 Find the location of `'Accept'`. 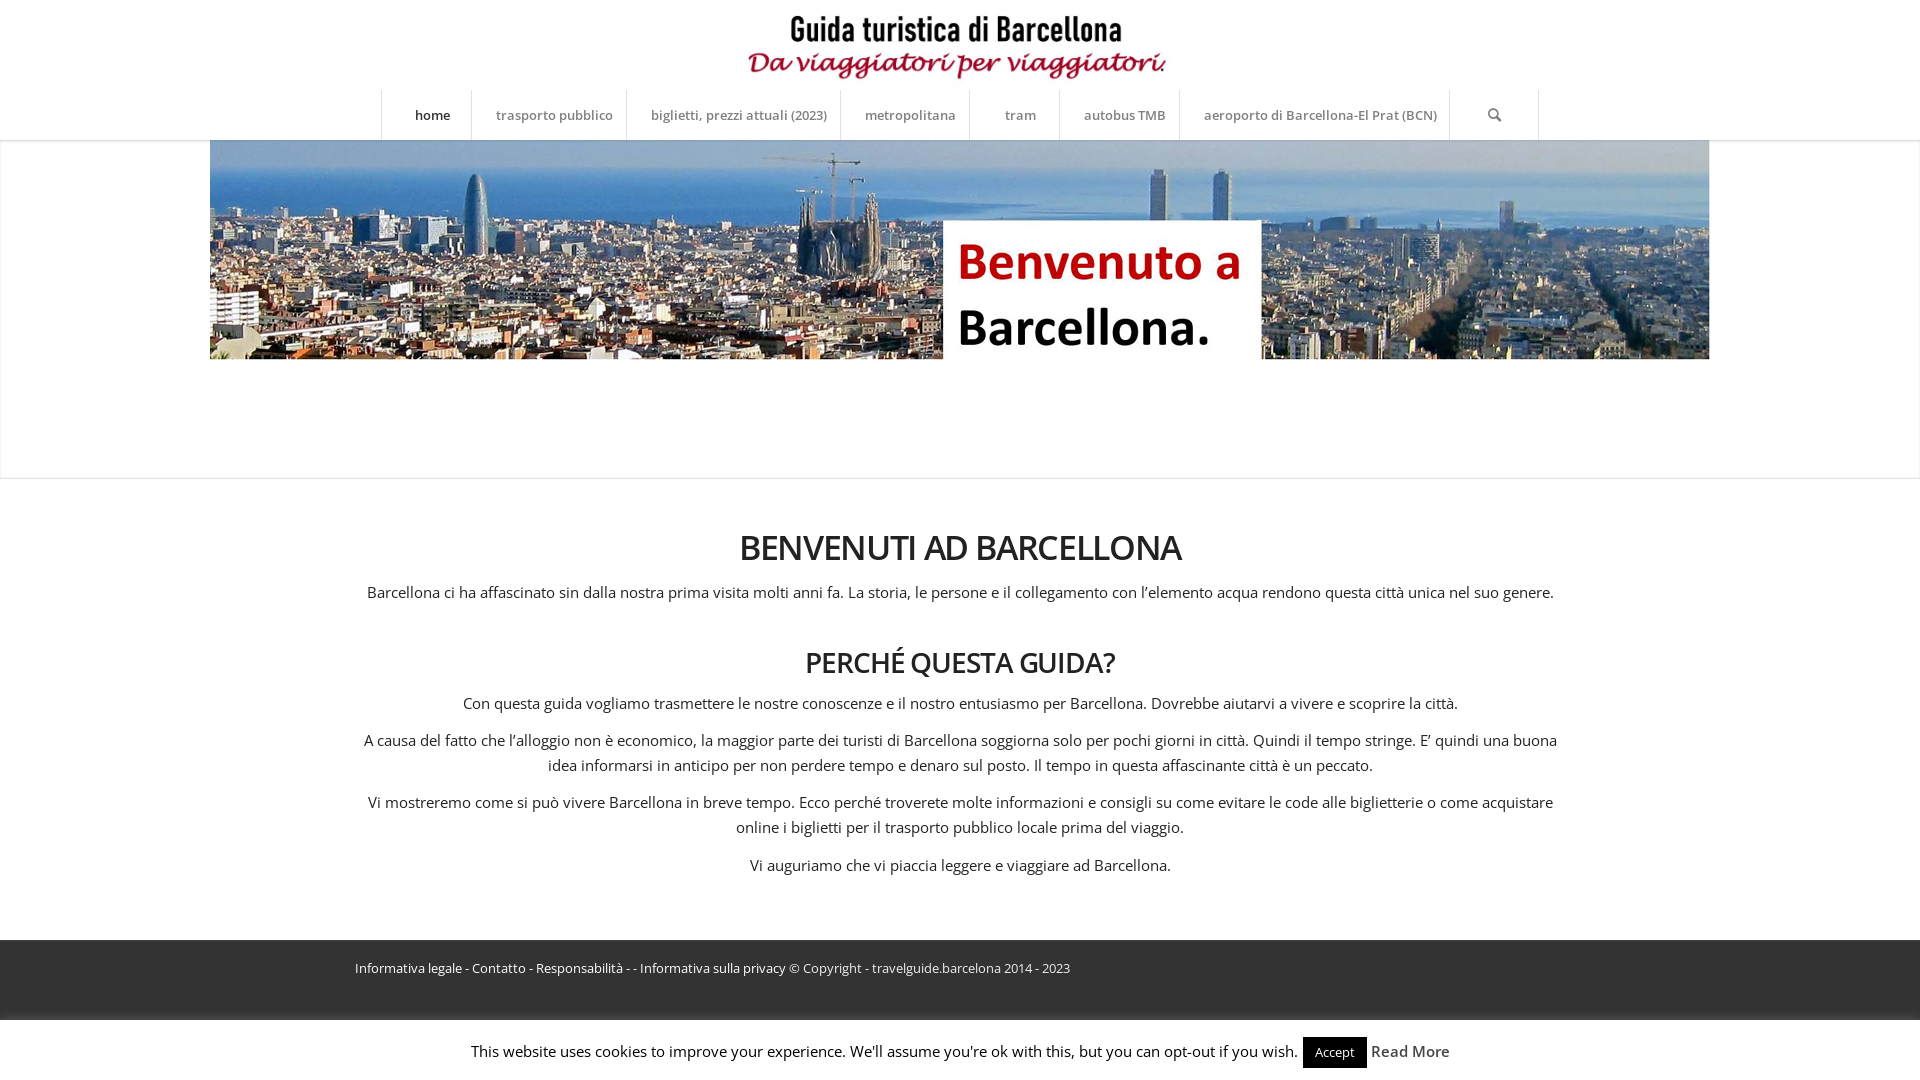

'Accept' is located at coordinates (1334, 1051).